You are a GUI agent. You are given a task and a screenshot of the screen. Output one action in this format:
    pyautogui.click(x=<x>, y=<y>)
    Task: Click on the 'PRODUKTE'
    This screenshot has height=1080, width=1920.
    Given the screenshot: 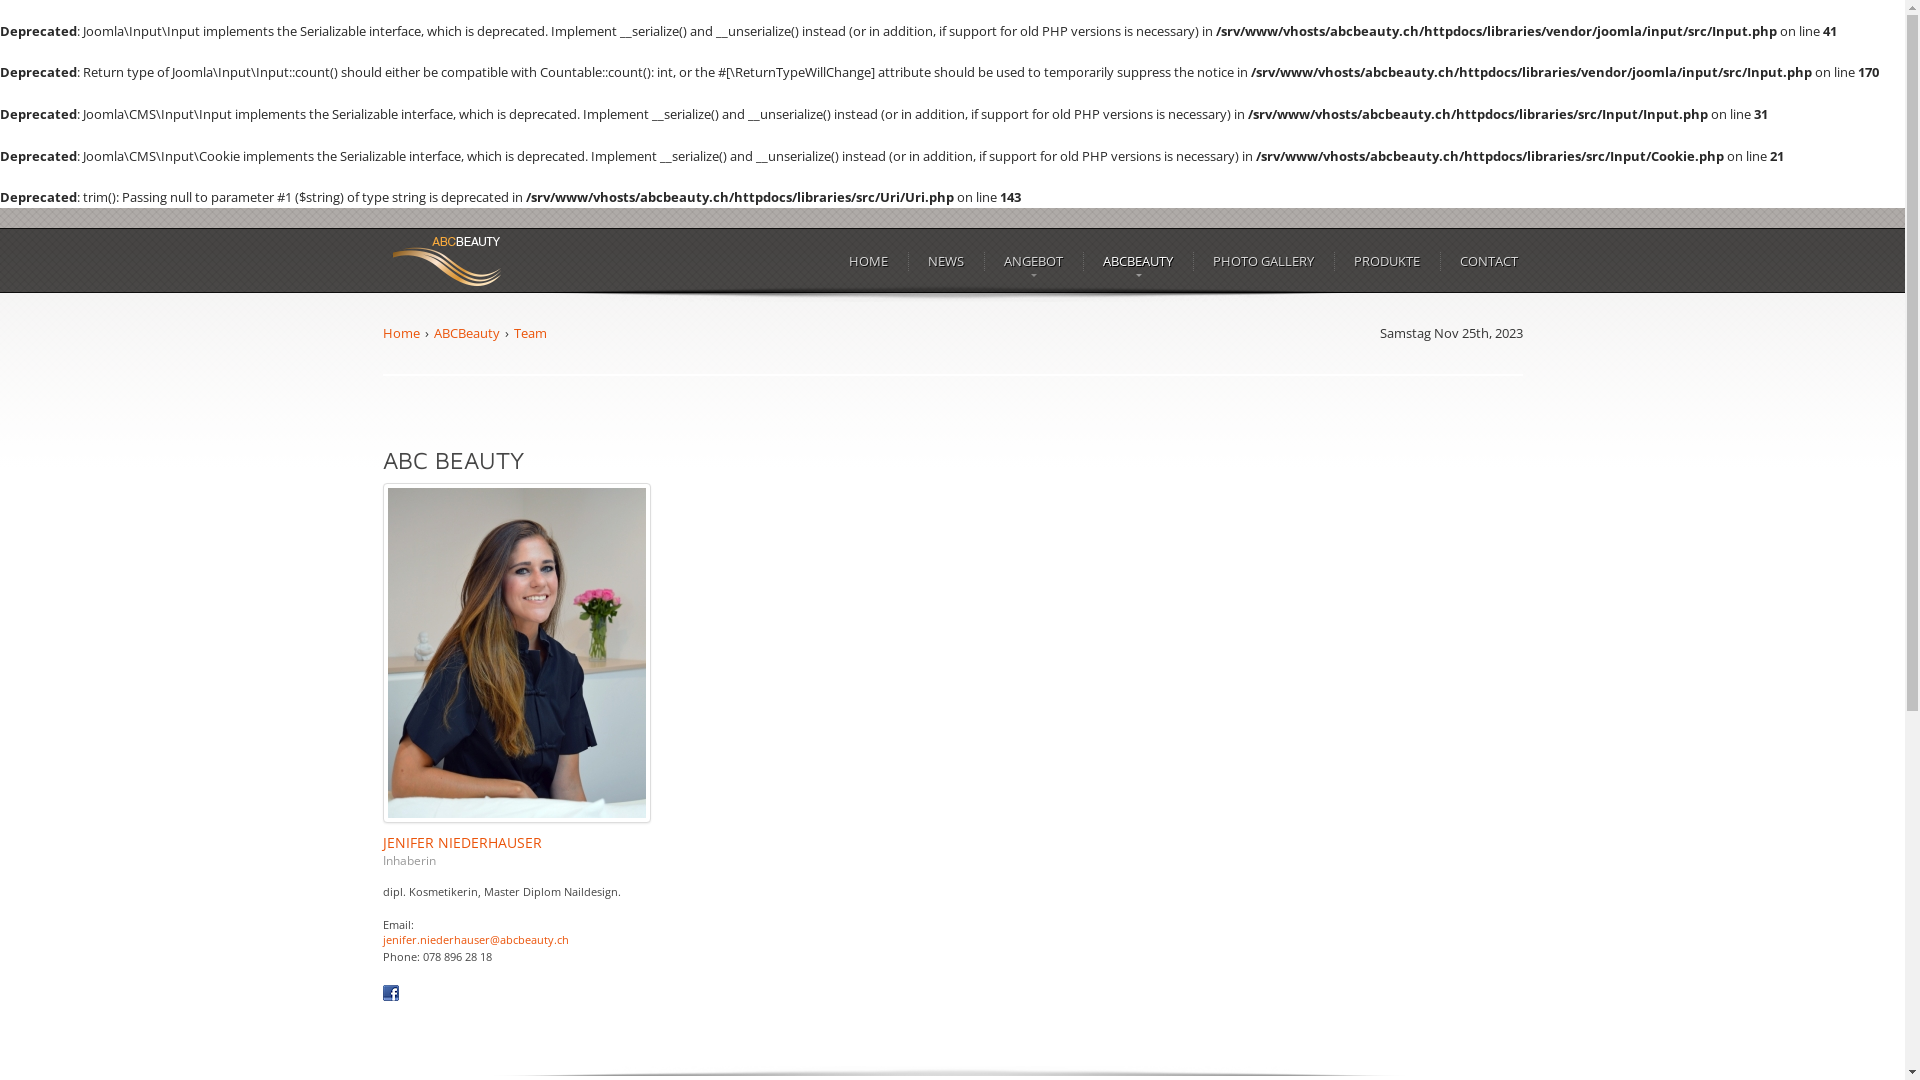 What is the action you would take?
    pyautogui.click(x=1385, y=260)
    